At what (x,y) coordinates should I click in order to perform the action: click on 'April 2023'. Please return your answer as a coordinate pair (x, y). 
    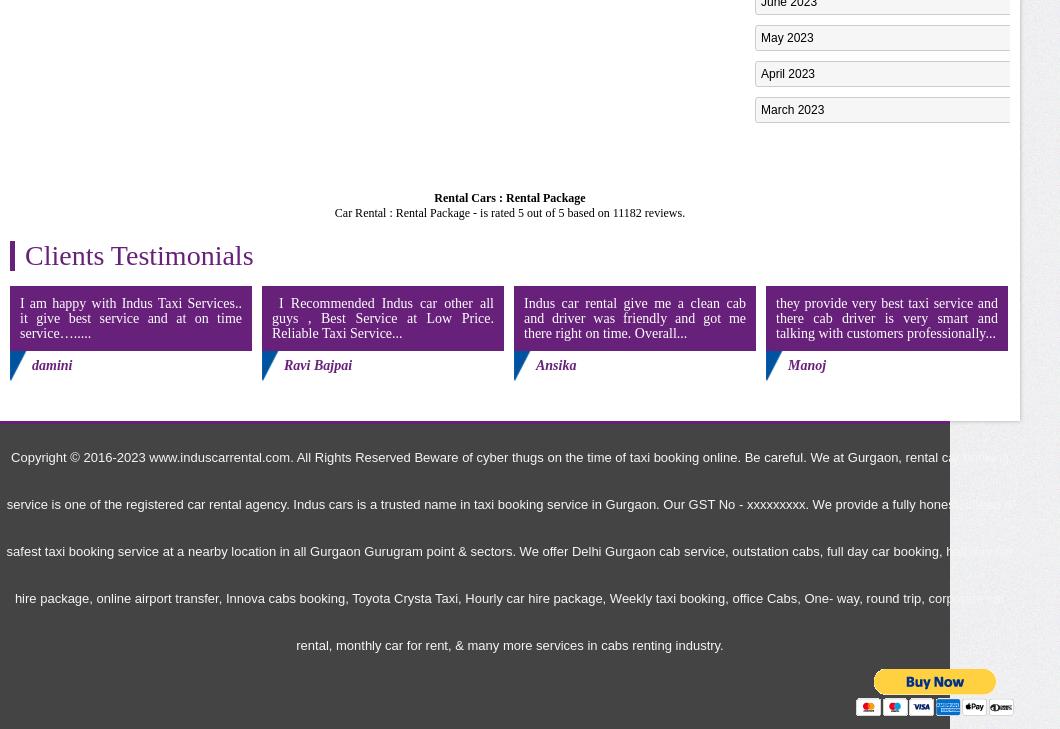
    Looking at the image, I should click on (787, 72).